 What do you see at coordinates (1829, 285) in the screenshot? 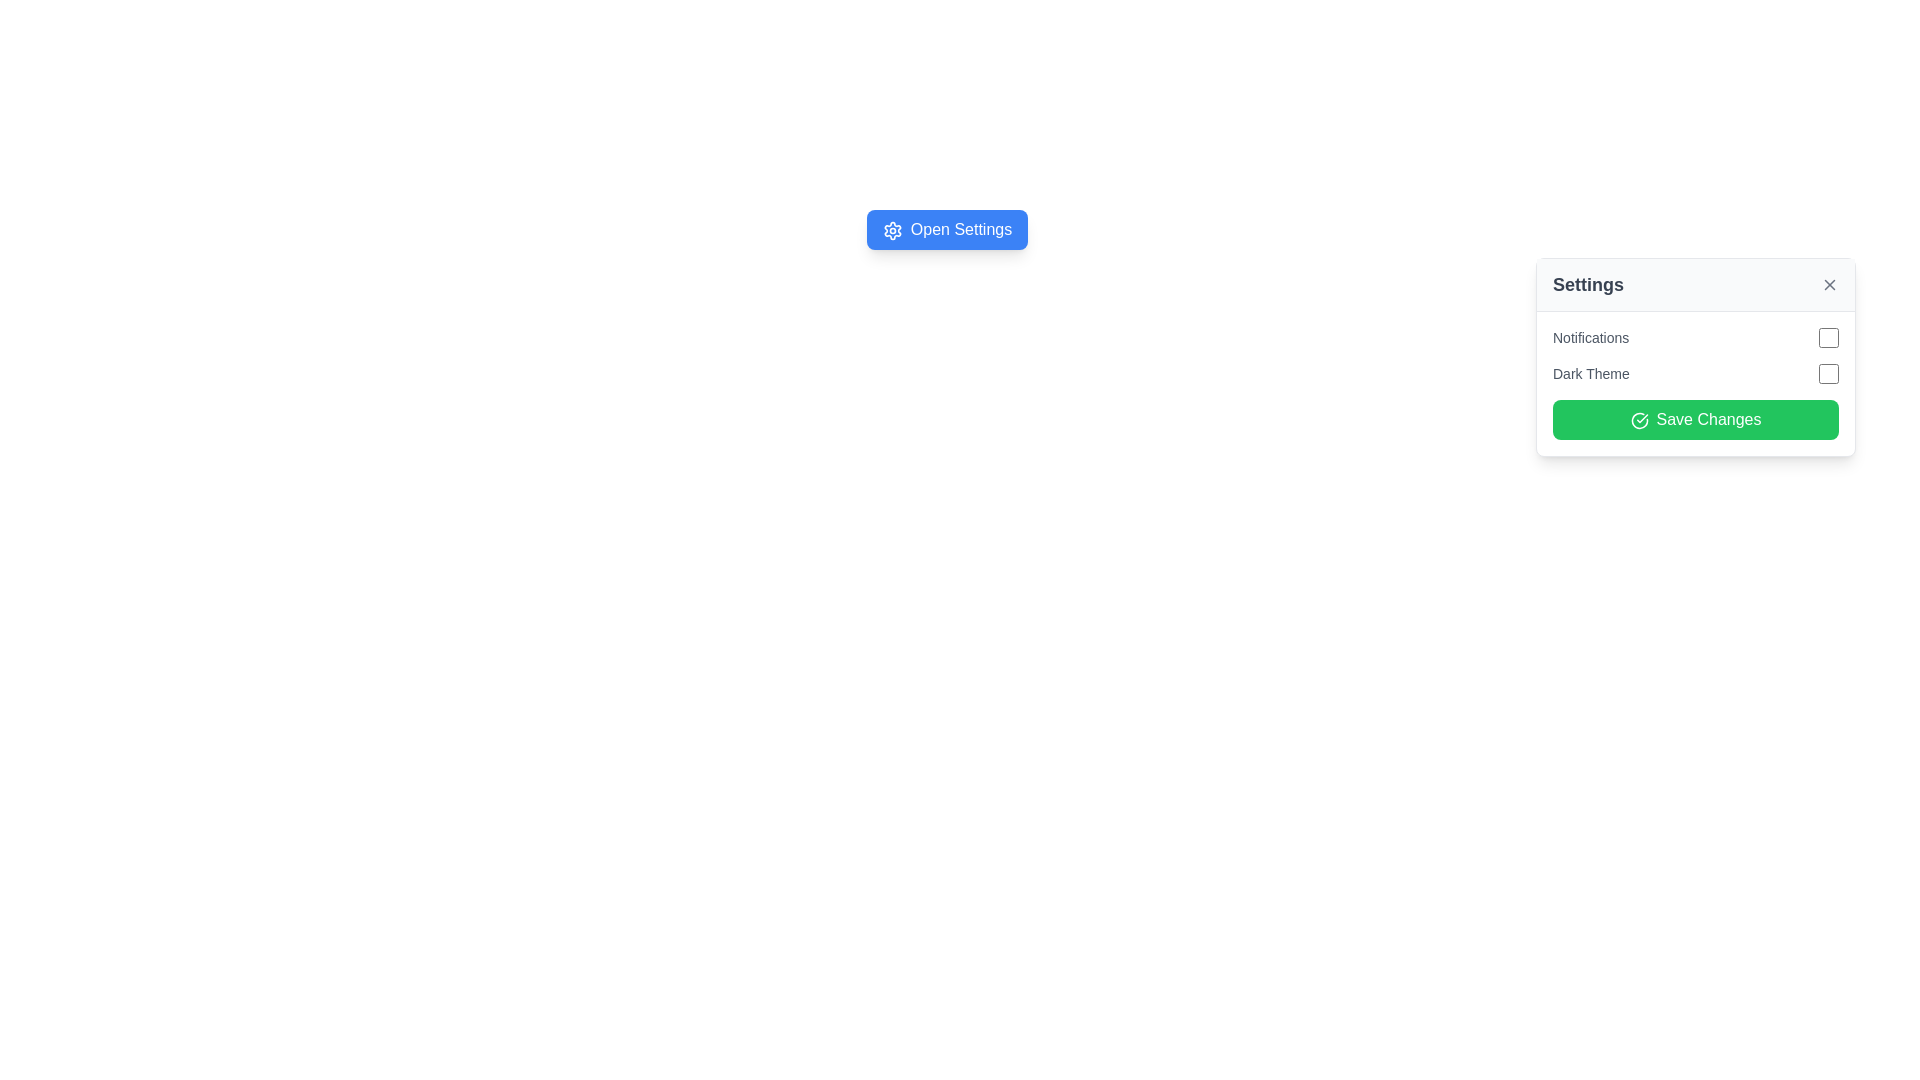
I see `the close icon located in the top-right corner of the settings panel, next to the 'Settings' text` at bounding box center [1829, 285].